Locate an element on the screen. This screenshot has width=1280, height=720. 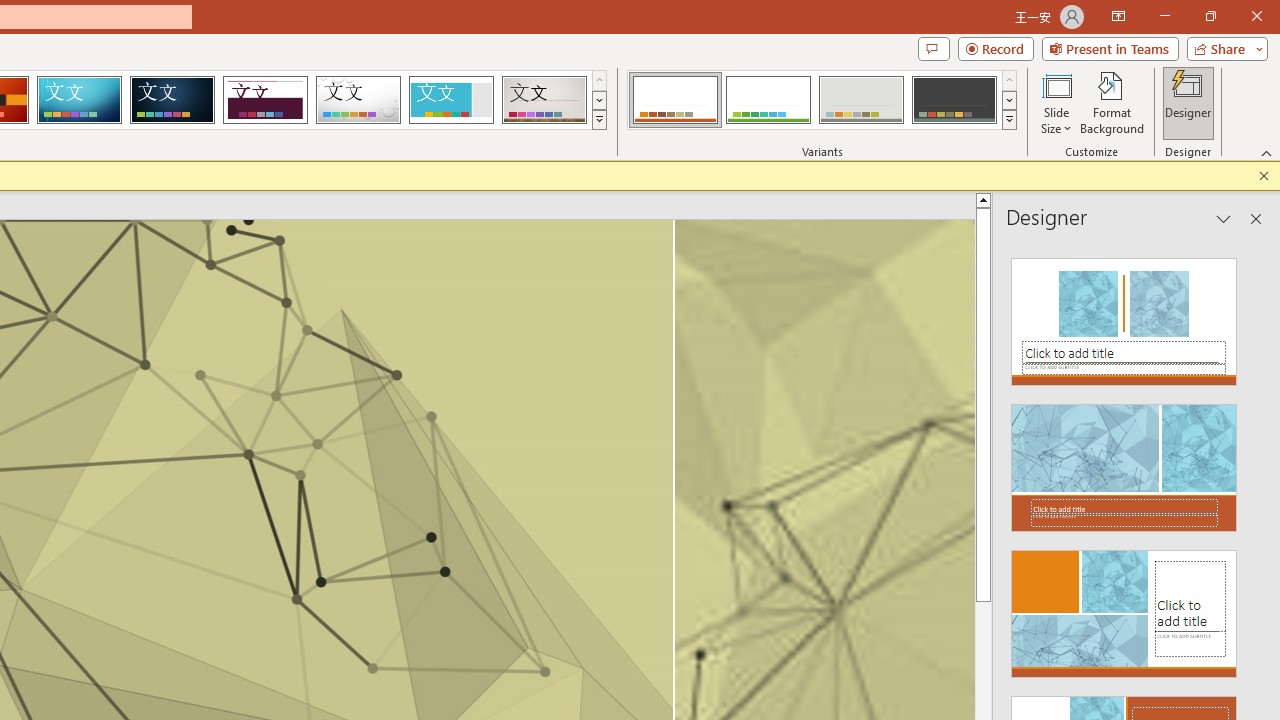
'AutomationID: ThemeVariantsGallery' is located at coordinates (823, 100).